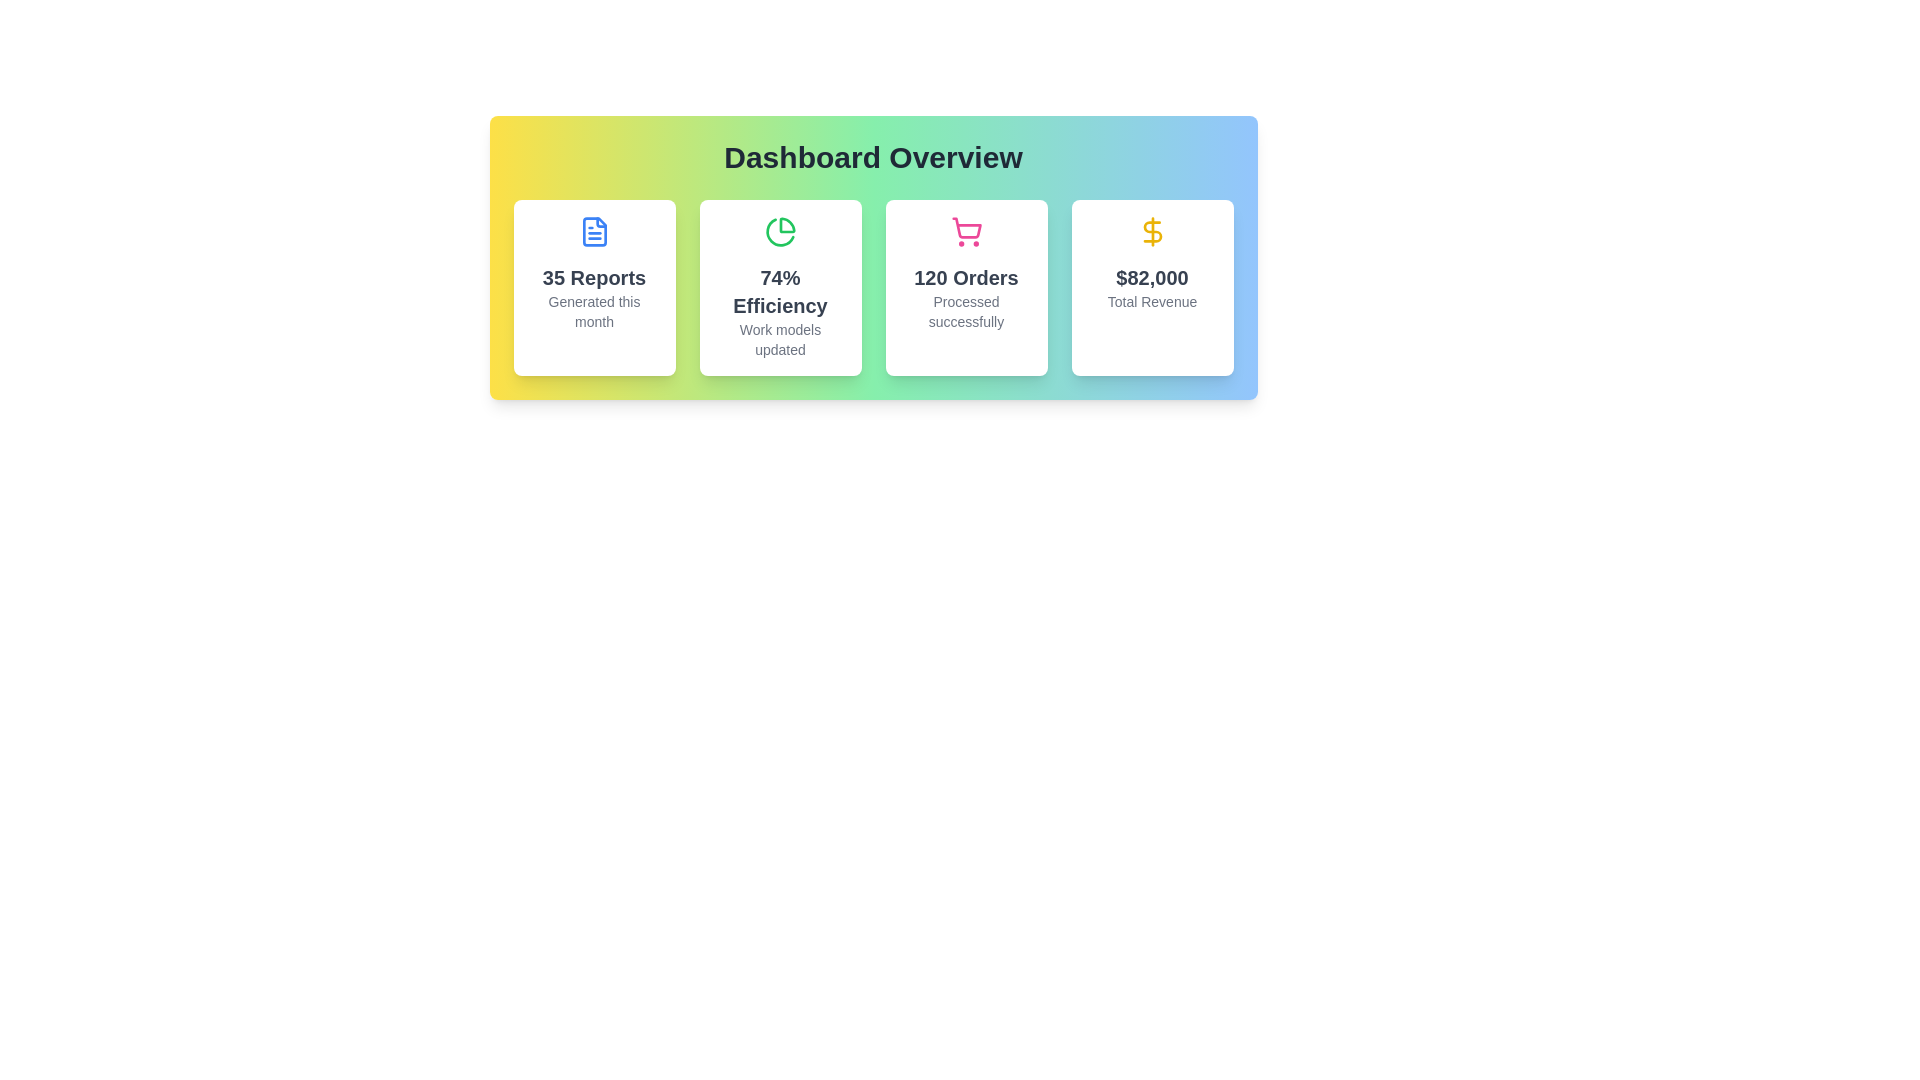 This screenshot has width=1920, height=1080. I want to click on the dollar sign icon that represents financial information, located above the '$82,000 Total Revenue' text in the fourth panel of the dashboard card layout, so click(1152, 230).